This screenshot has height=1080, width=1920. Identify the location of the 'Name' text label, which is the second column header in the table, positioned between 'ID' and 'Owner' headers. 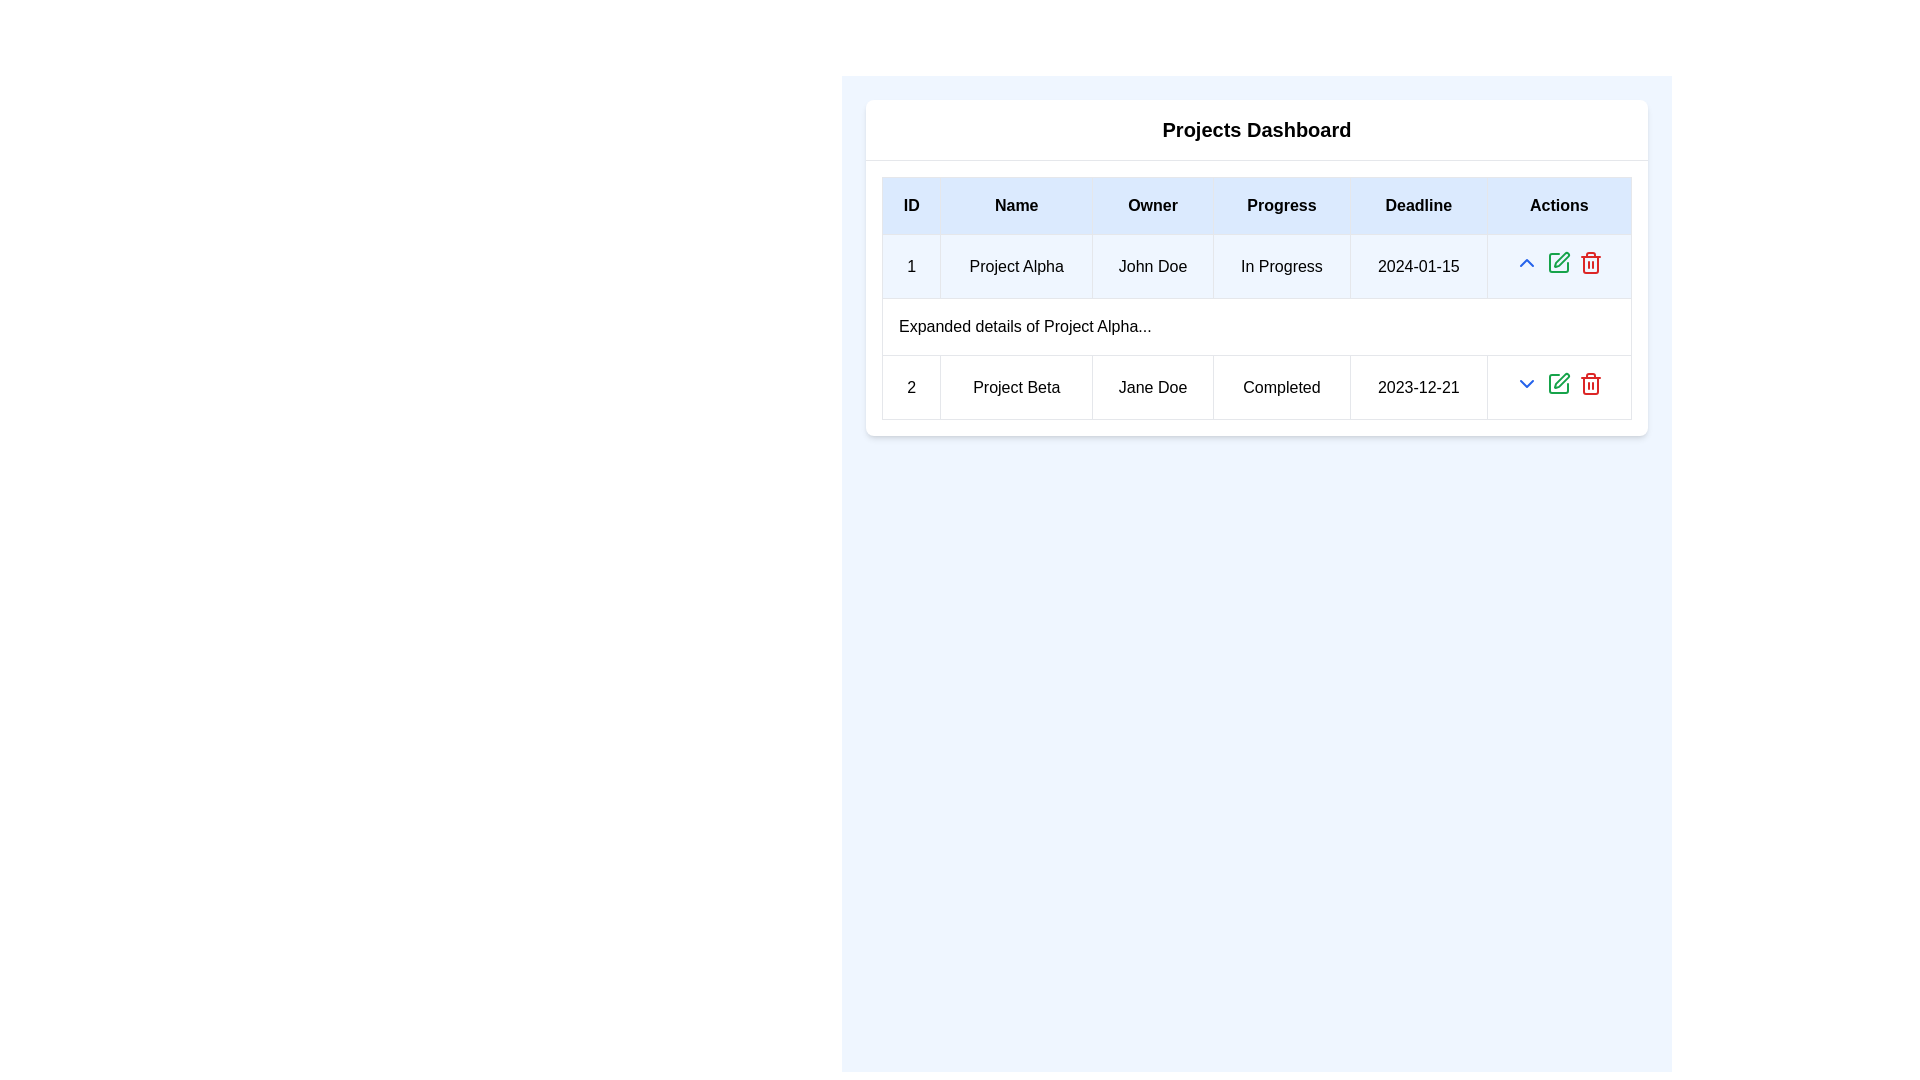
(1016, 205).